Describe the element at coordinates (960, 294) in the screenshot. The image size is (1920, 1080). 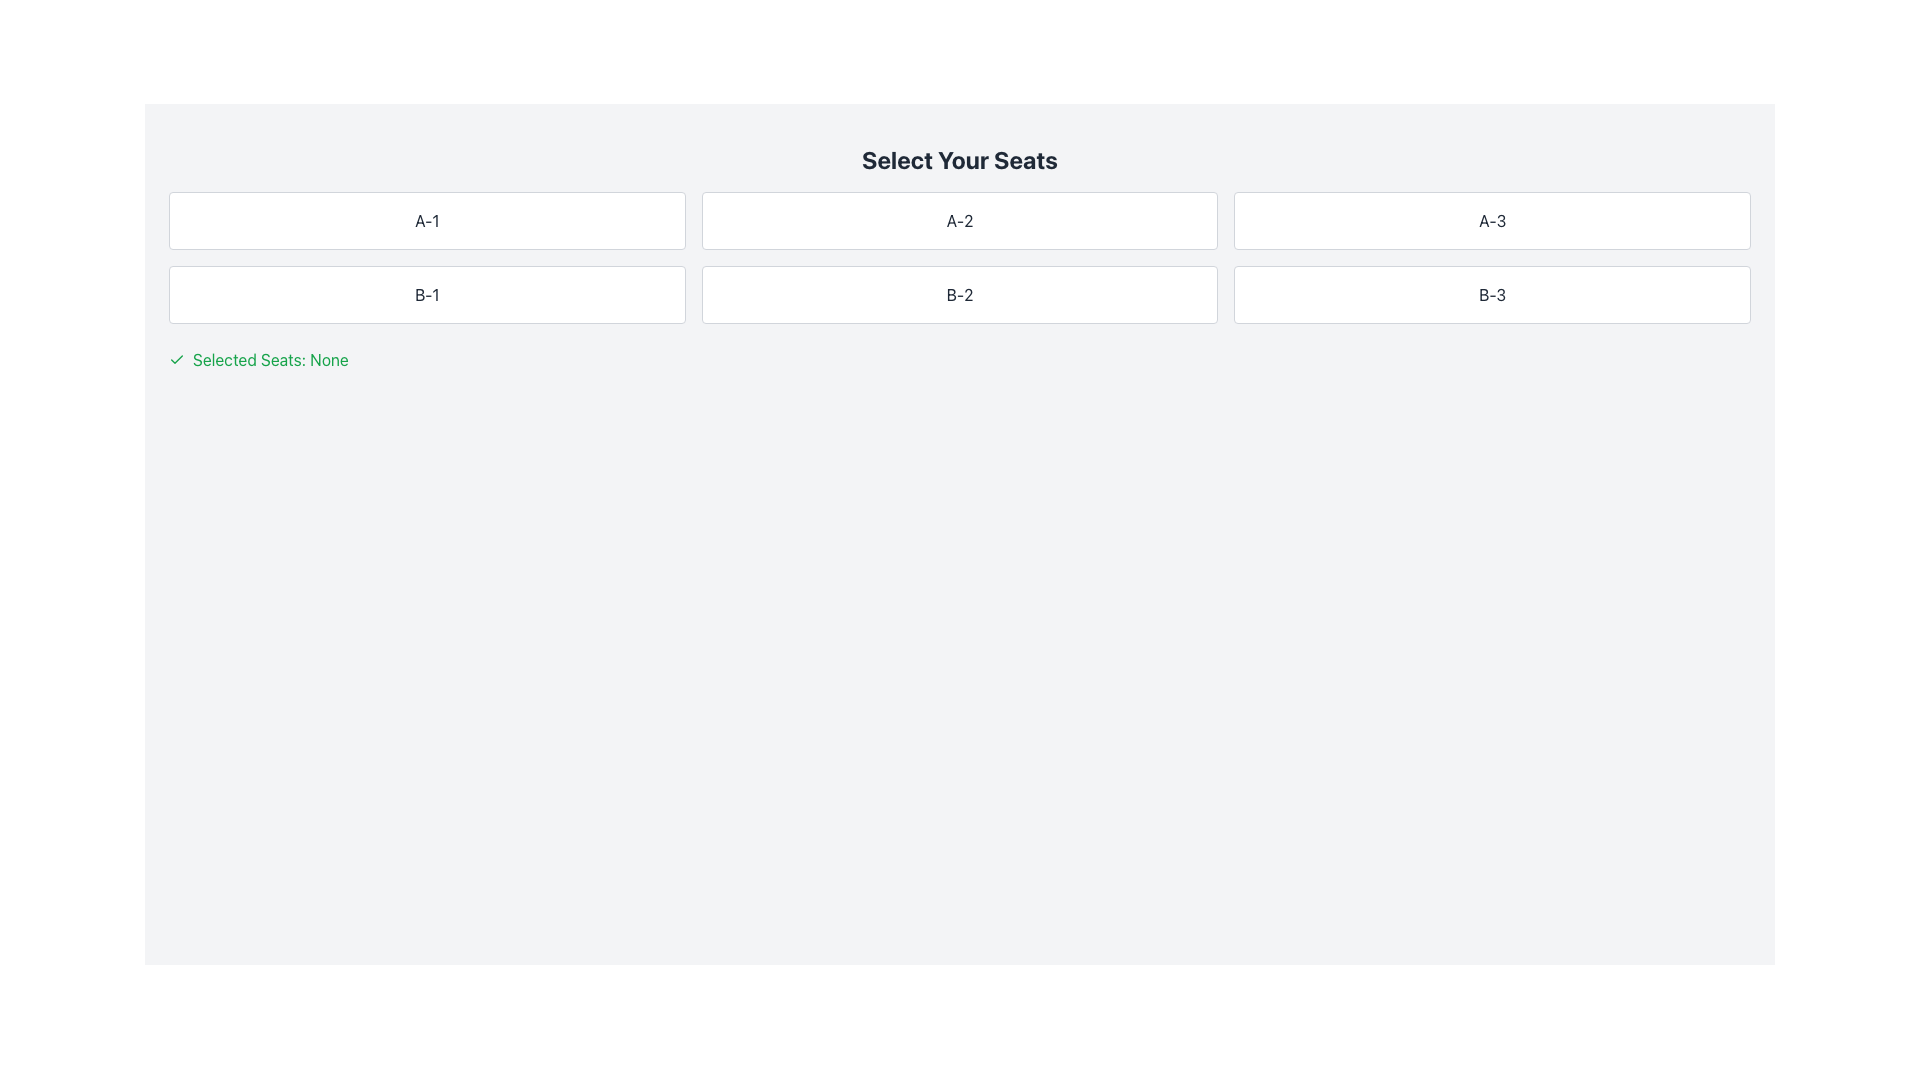
I see `the button labeled 'B-2', which is a rectangular button with a white background and a gray border, located at the center of the grid layout` at that location.